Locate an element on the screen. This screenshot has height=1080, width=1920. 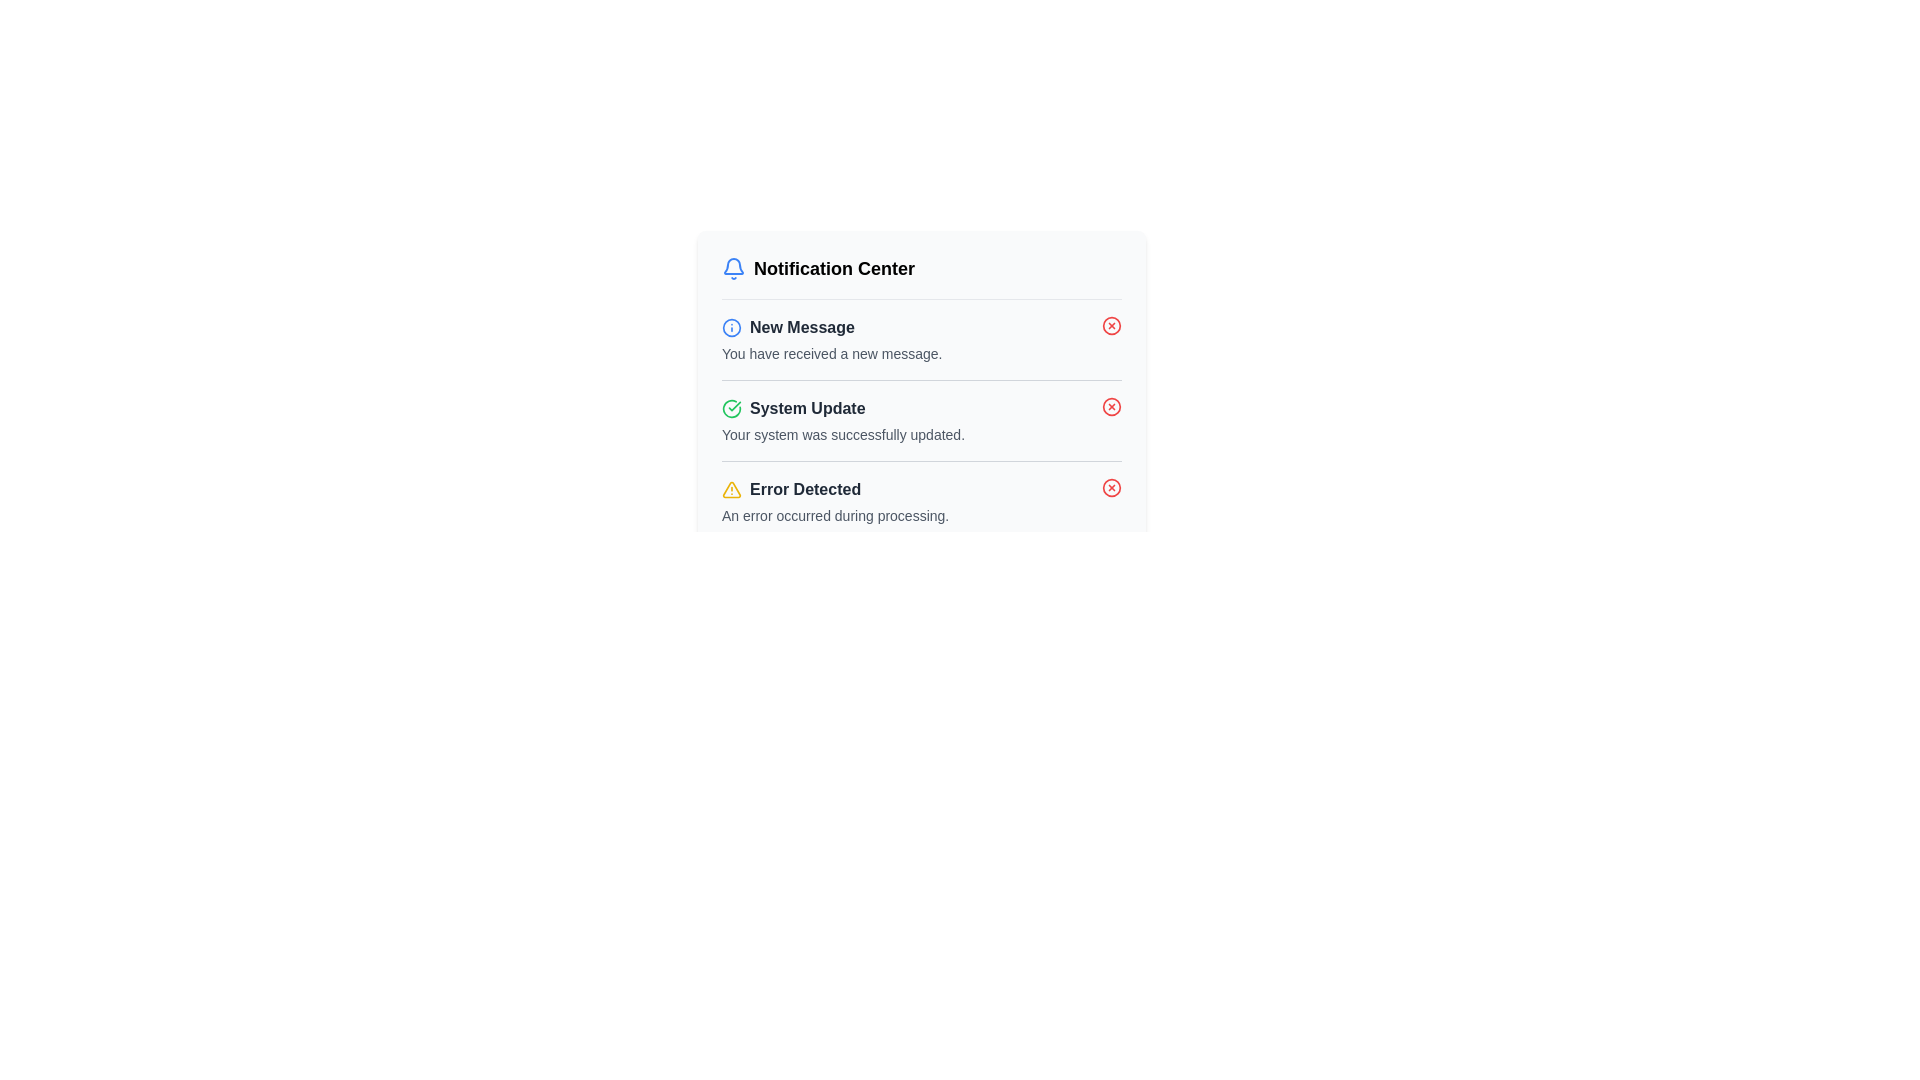
the triangular warning icon with yellow borders and a hollow center that features a yellow exclamation mark, located to the left of the text 'Error Detected' is located at coordinates (730, 489).